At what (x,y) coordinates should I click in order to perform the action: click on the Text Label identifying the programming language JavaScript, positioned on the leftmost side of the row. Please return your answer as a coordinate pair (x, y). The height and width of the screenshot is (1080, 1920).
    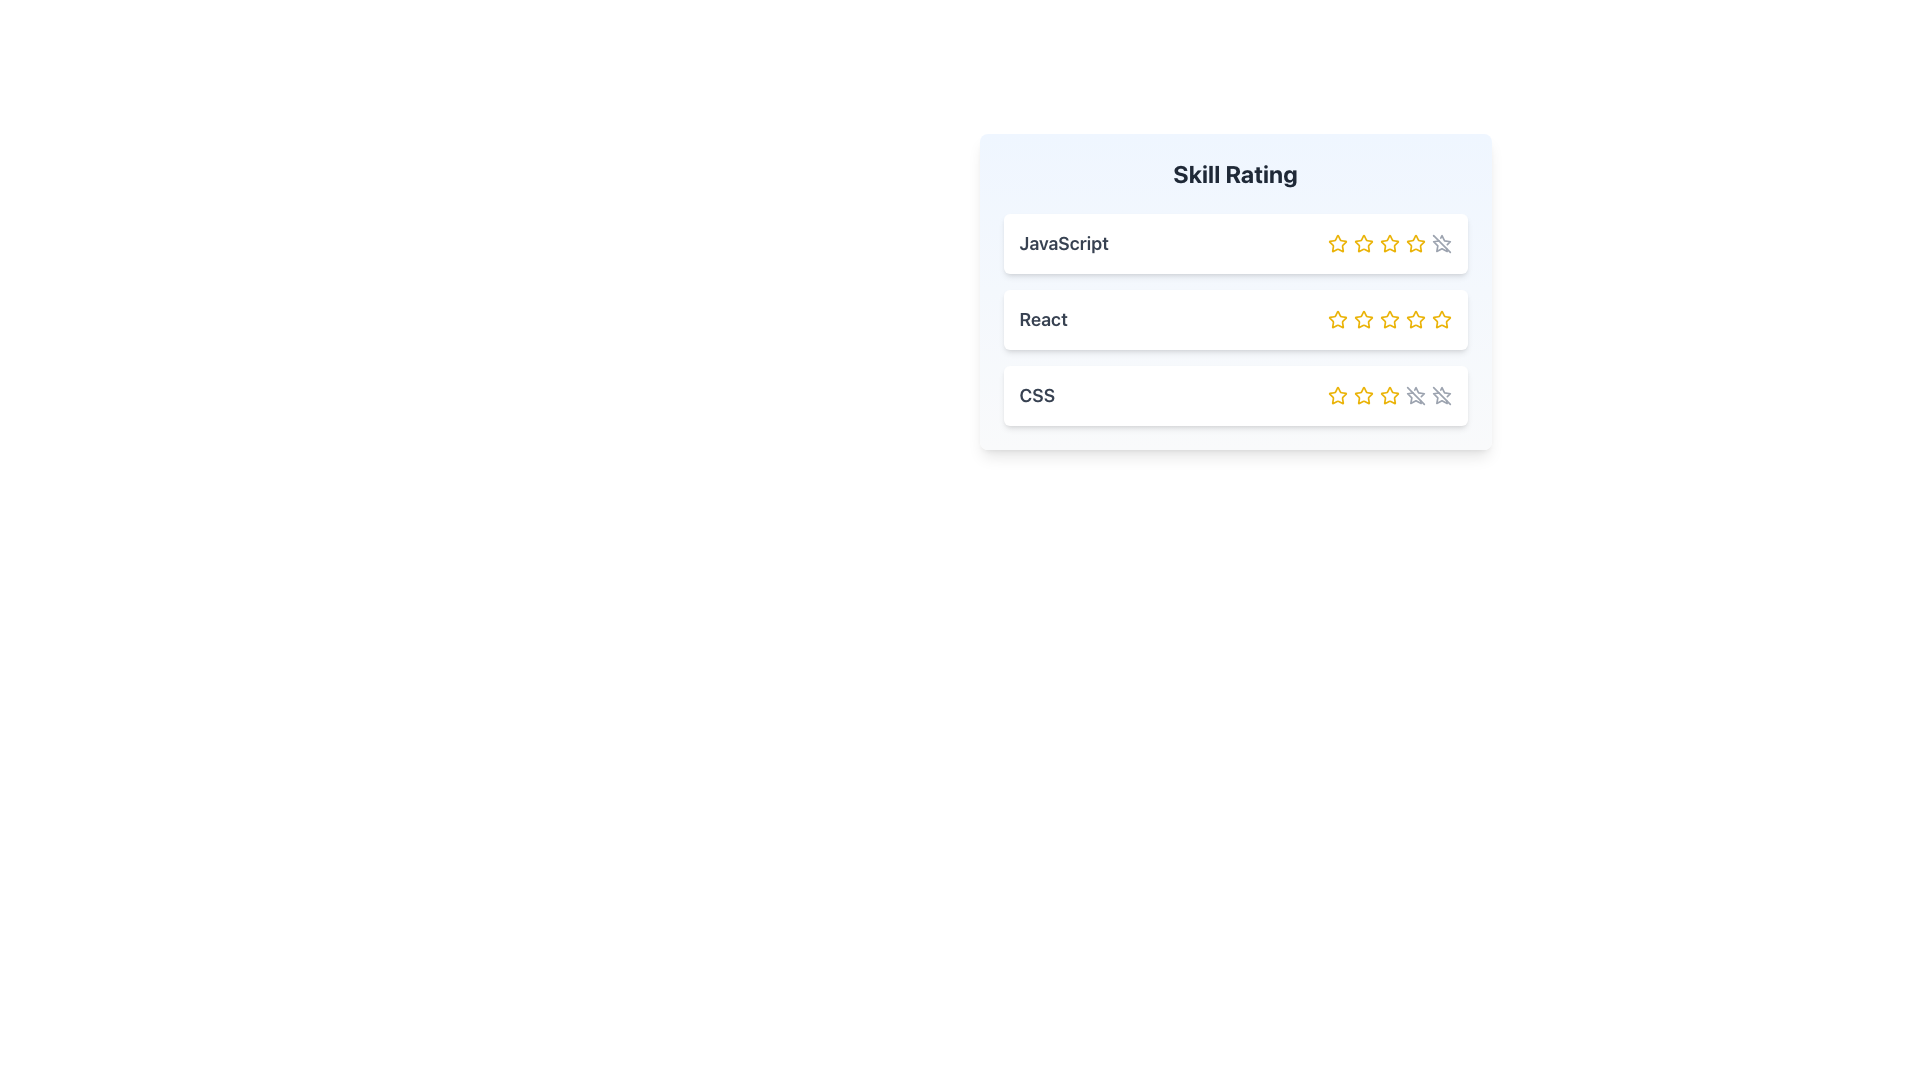
    Looking at the image, I should click on (1063, 242).